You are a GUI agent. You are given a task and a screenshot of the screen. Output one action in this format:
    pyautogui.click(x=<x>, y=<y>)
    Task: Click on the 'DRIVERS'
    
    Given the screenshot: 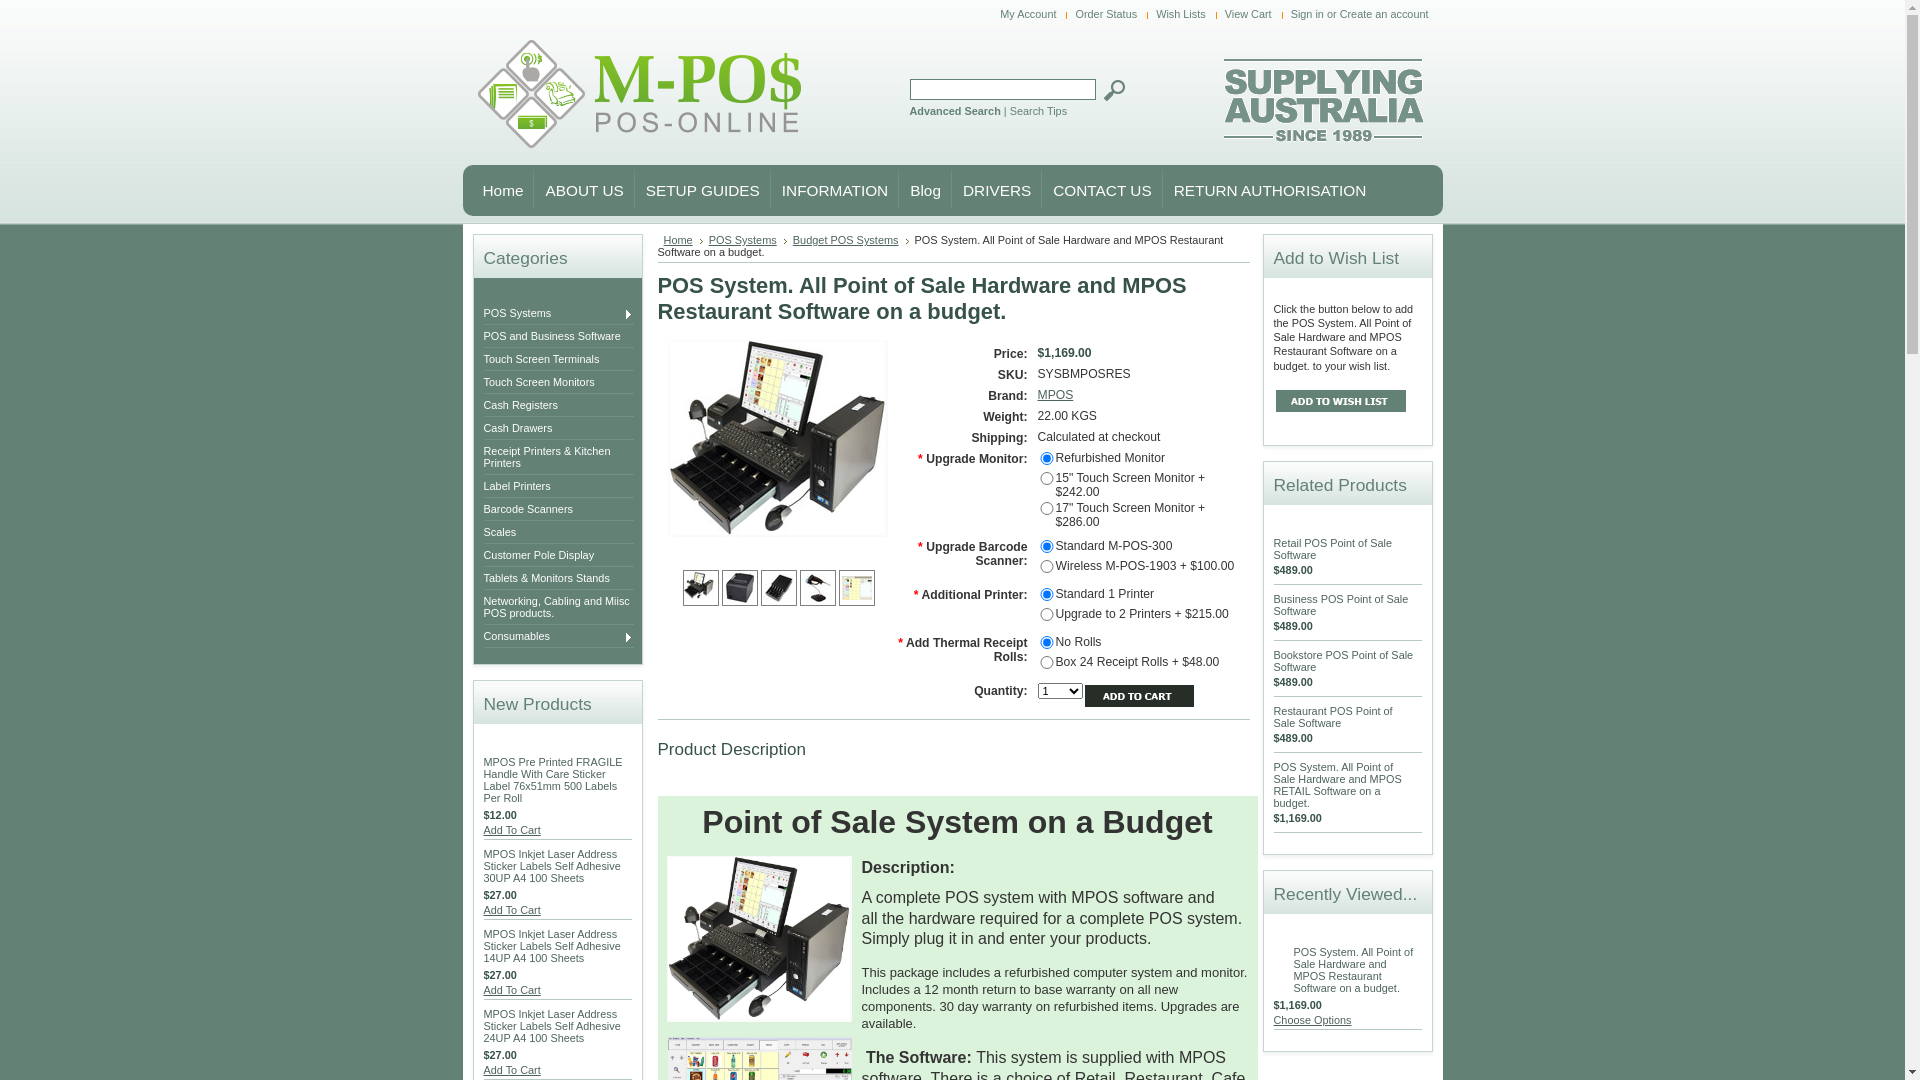 What is the action you would take?
    pyautogui.click(x=990, y=189)
    